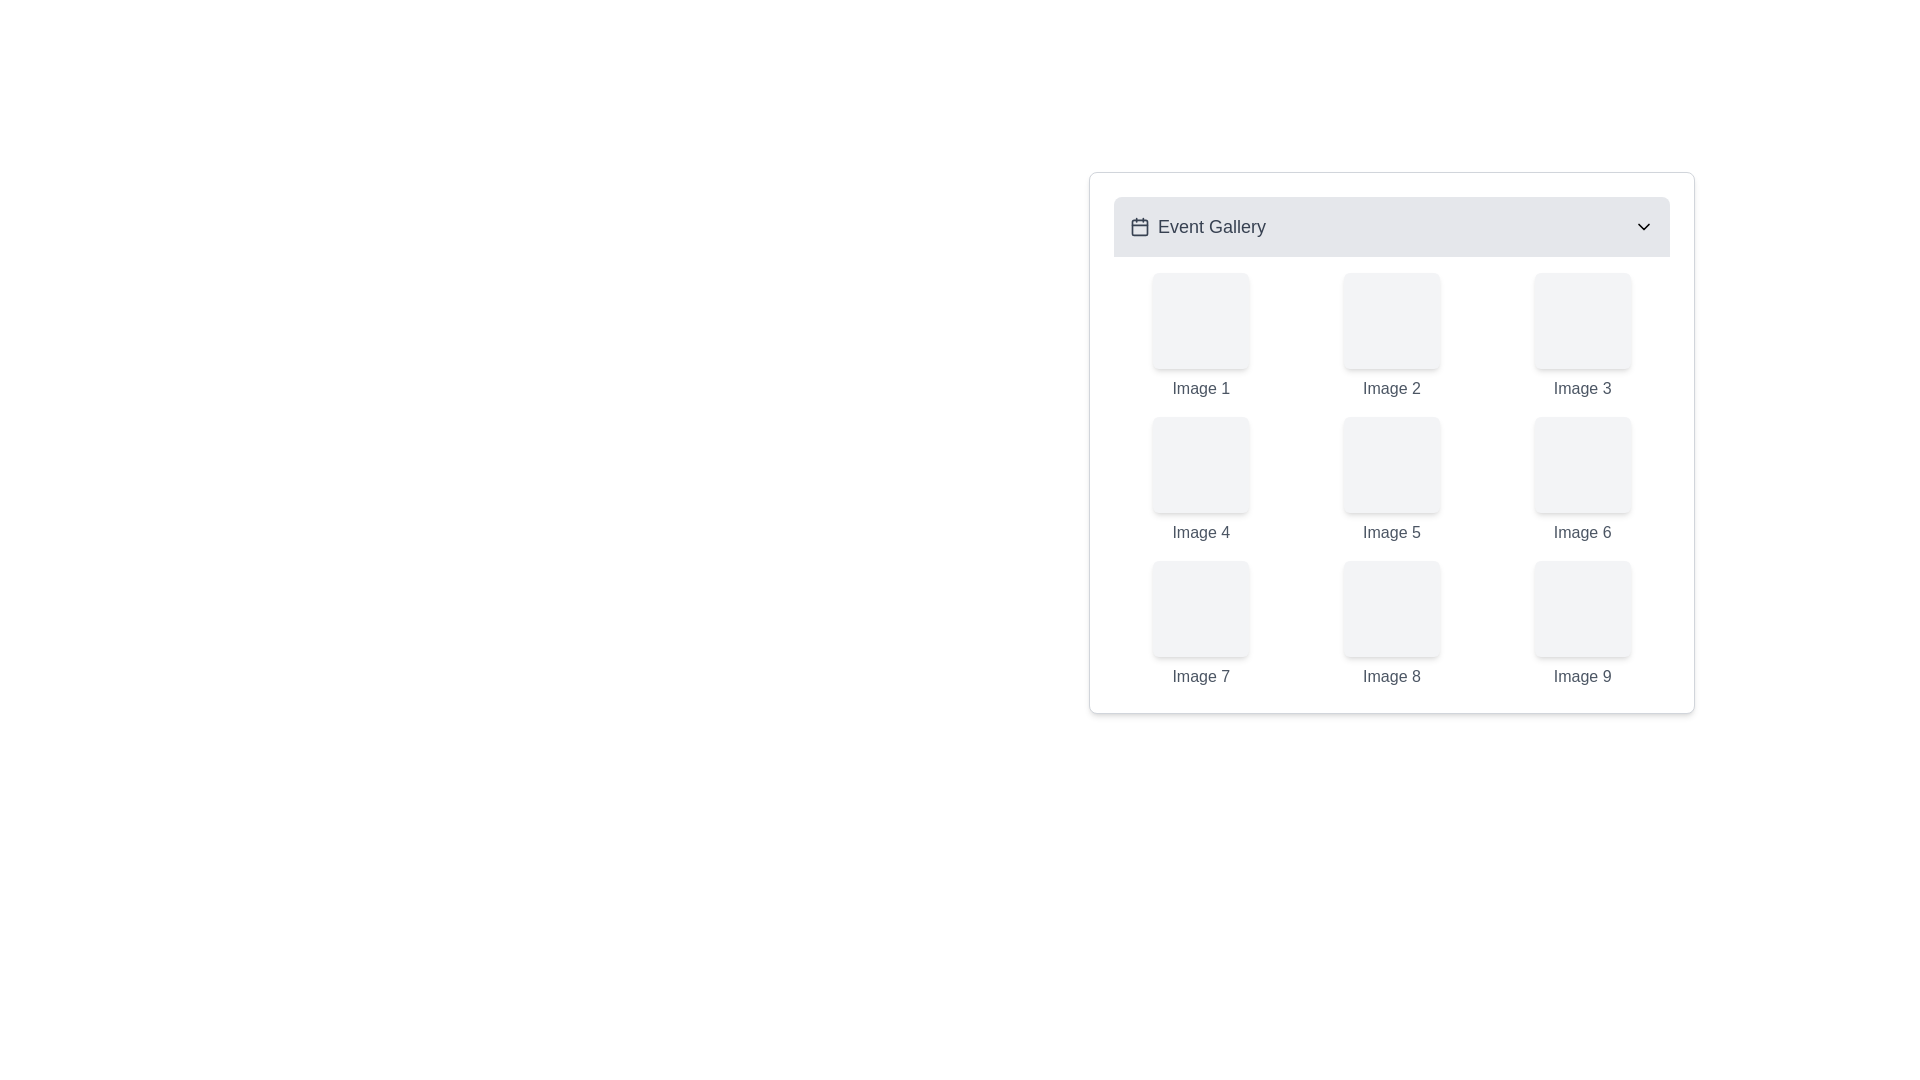 Image resolution: width=1920 pixels, height=1080 pixels. I want to click on the Image Tile labeled 'Image 6', which is a square thumbnail with rounded corners and a light gray background, so click(1581, 481).